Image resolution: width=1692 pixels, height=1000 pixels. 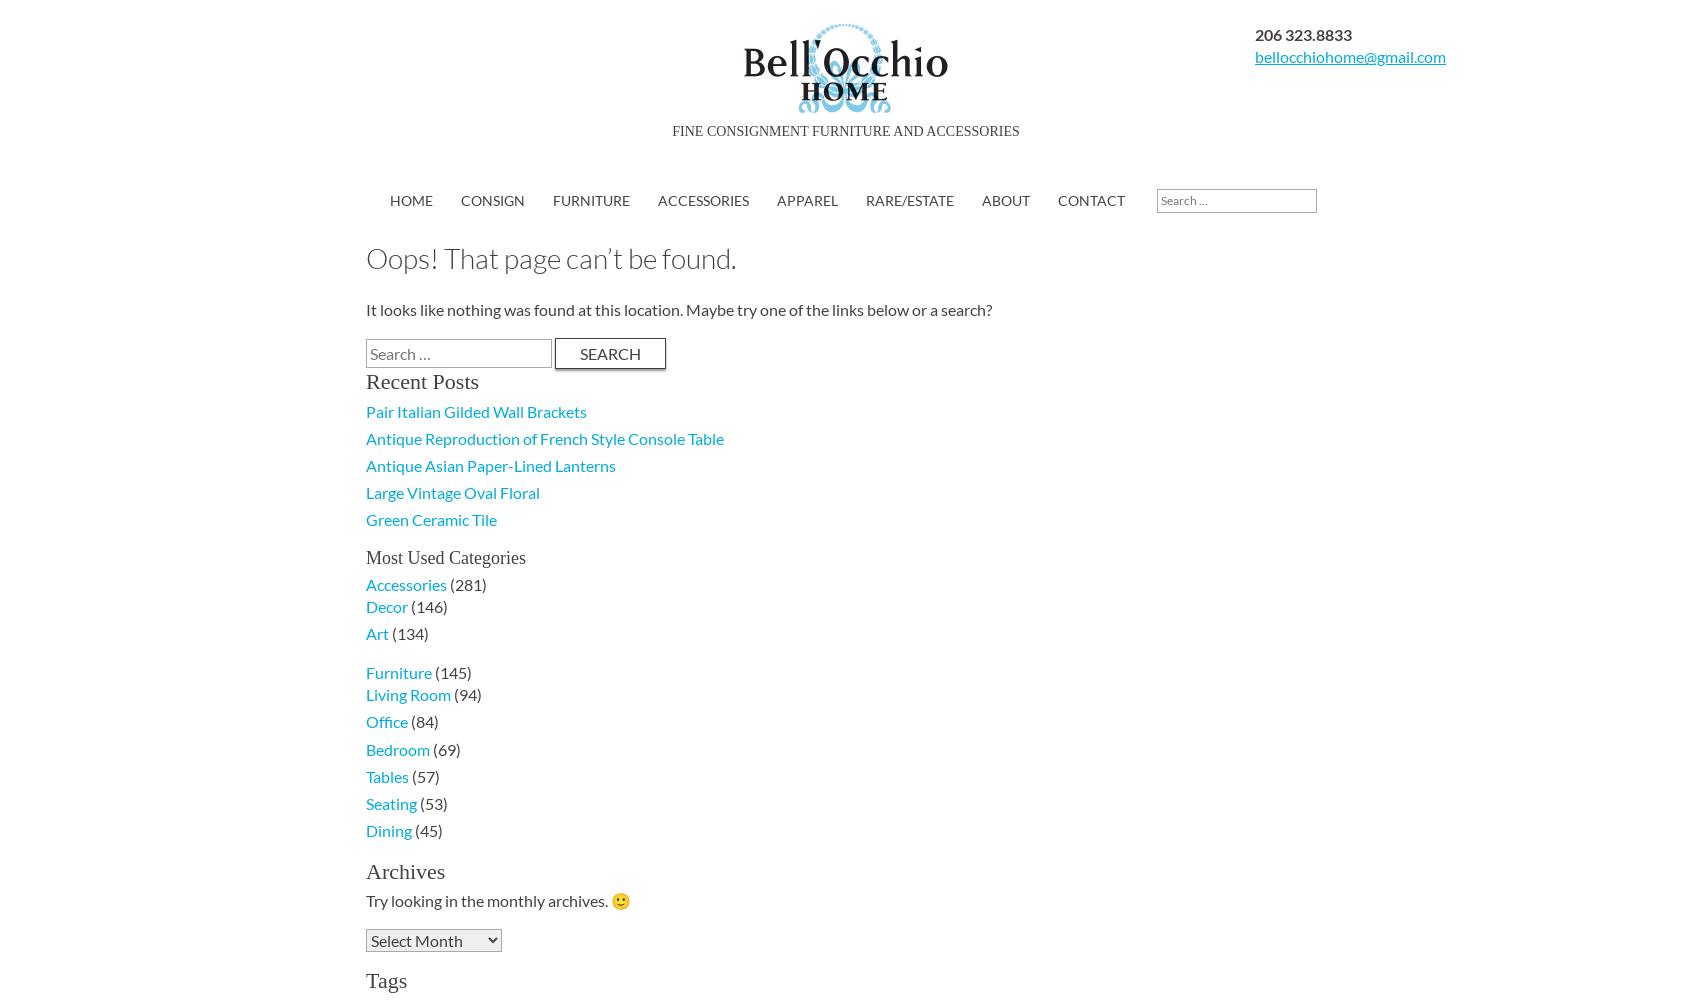 I want to click on 'Green Ceramic Tile', so click(x=365, y=519).